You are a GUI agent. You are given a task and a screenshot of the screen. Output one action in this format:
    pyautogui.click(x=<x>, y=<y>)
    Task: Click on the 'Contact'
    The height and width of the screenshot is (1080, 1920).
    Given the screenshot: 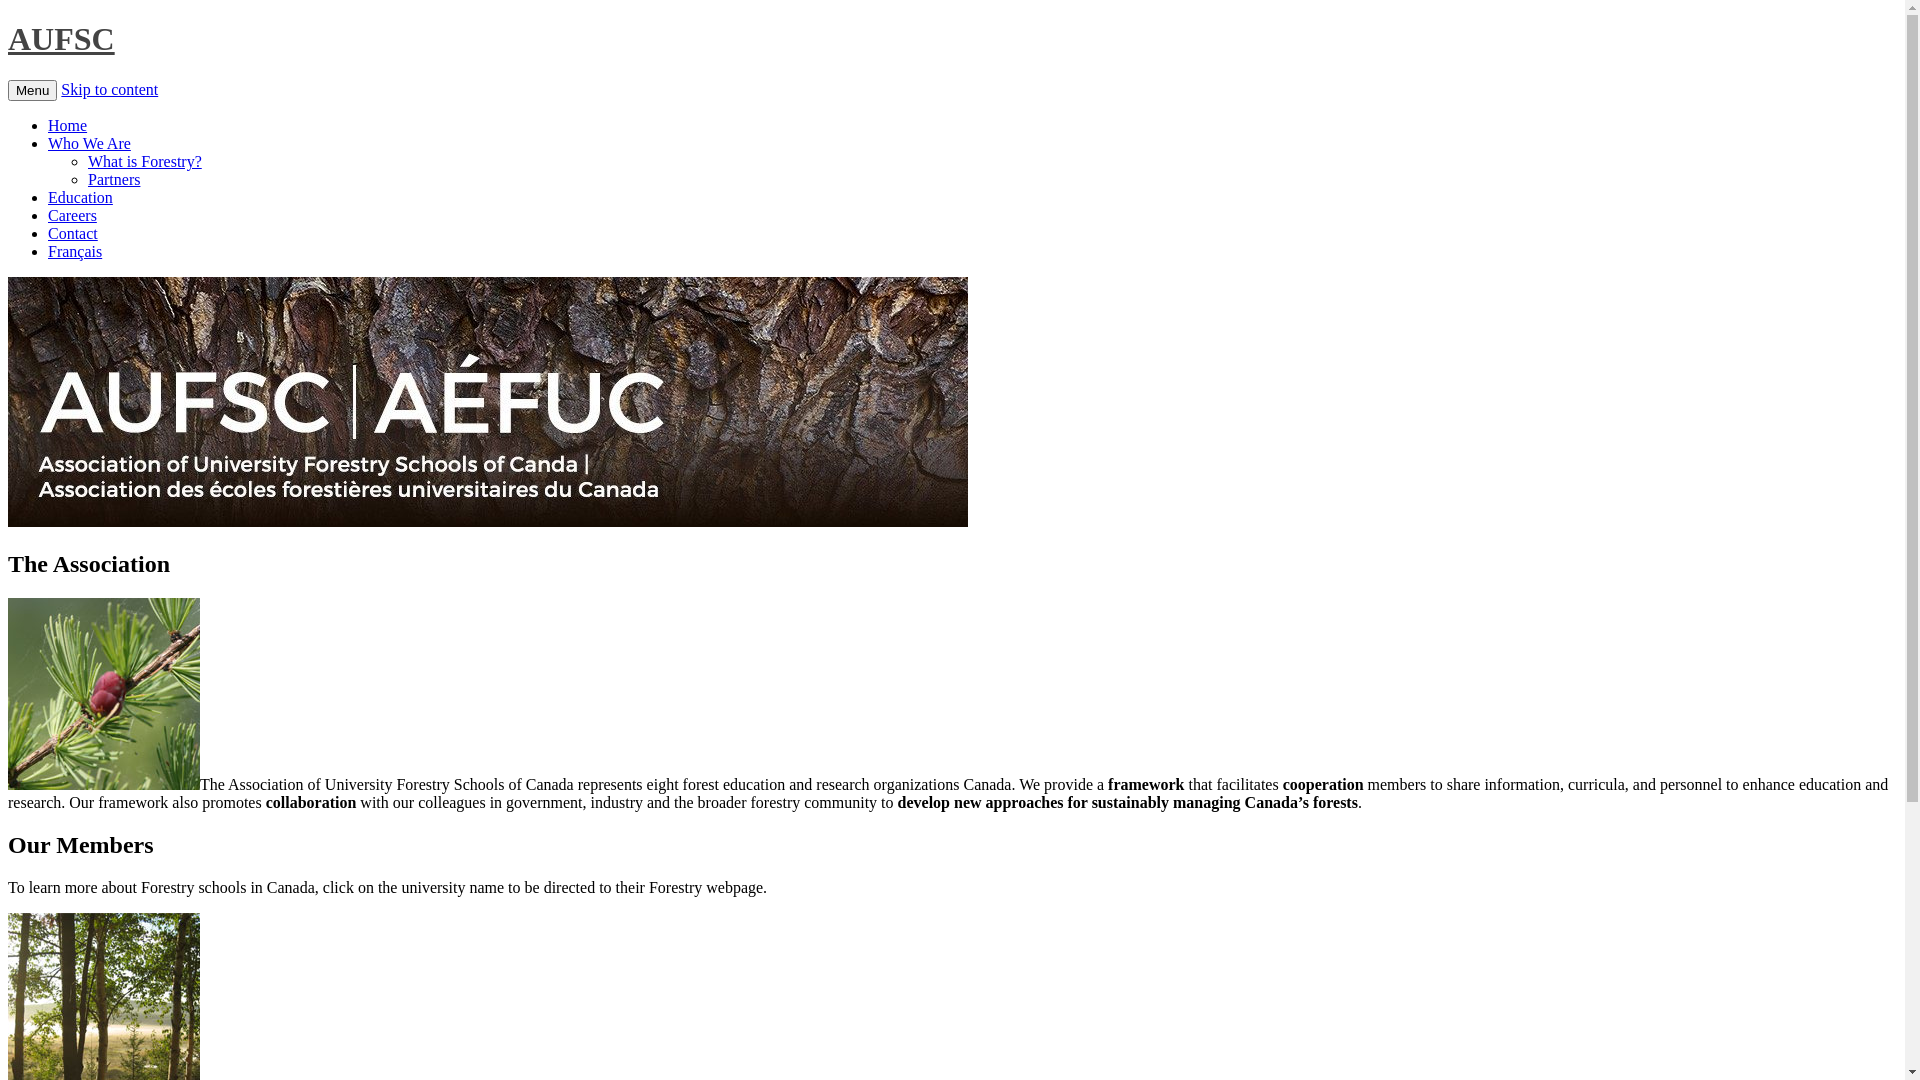 What is the action you would take?
    pyautogui.click(x=72, y=232)
    